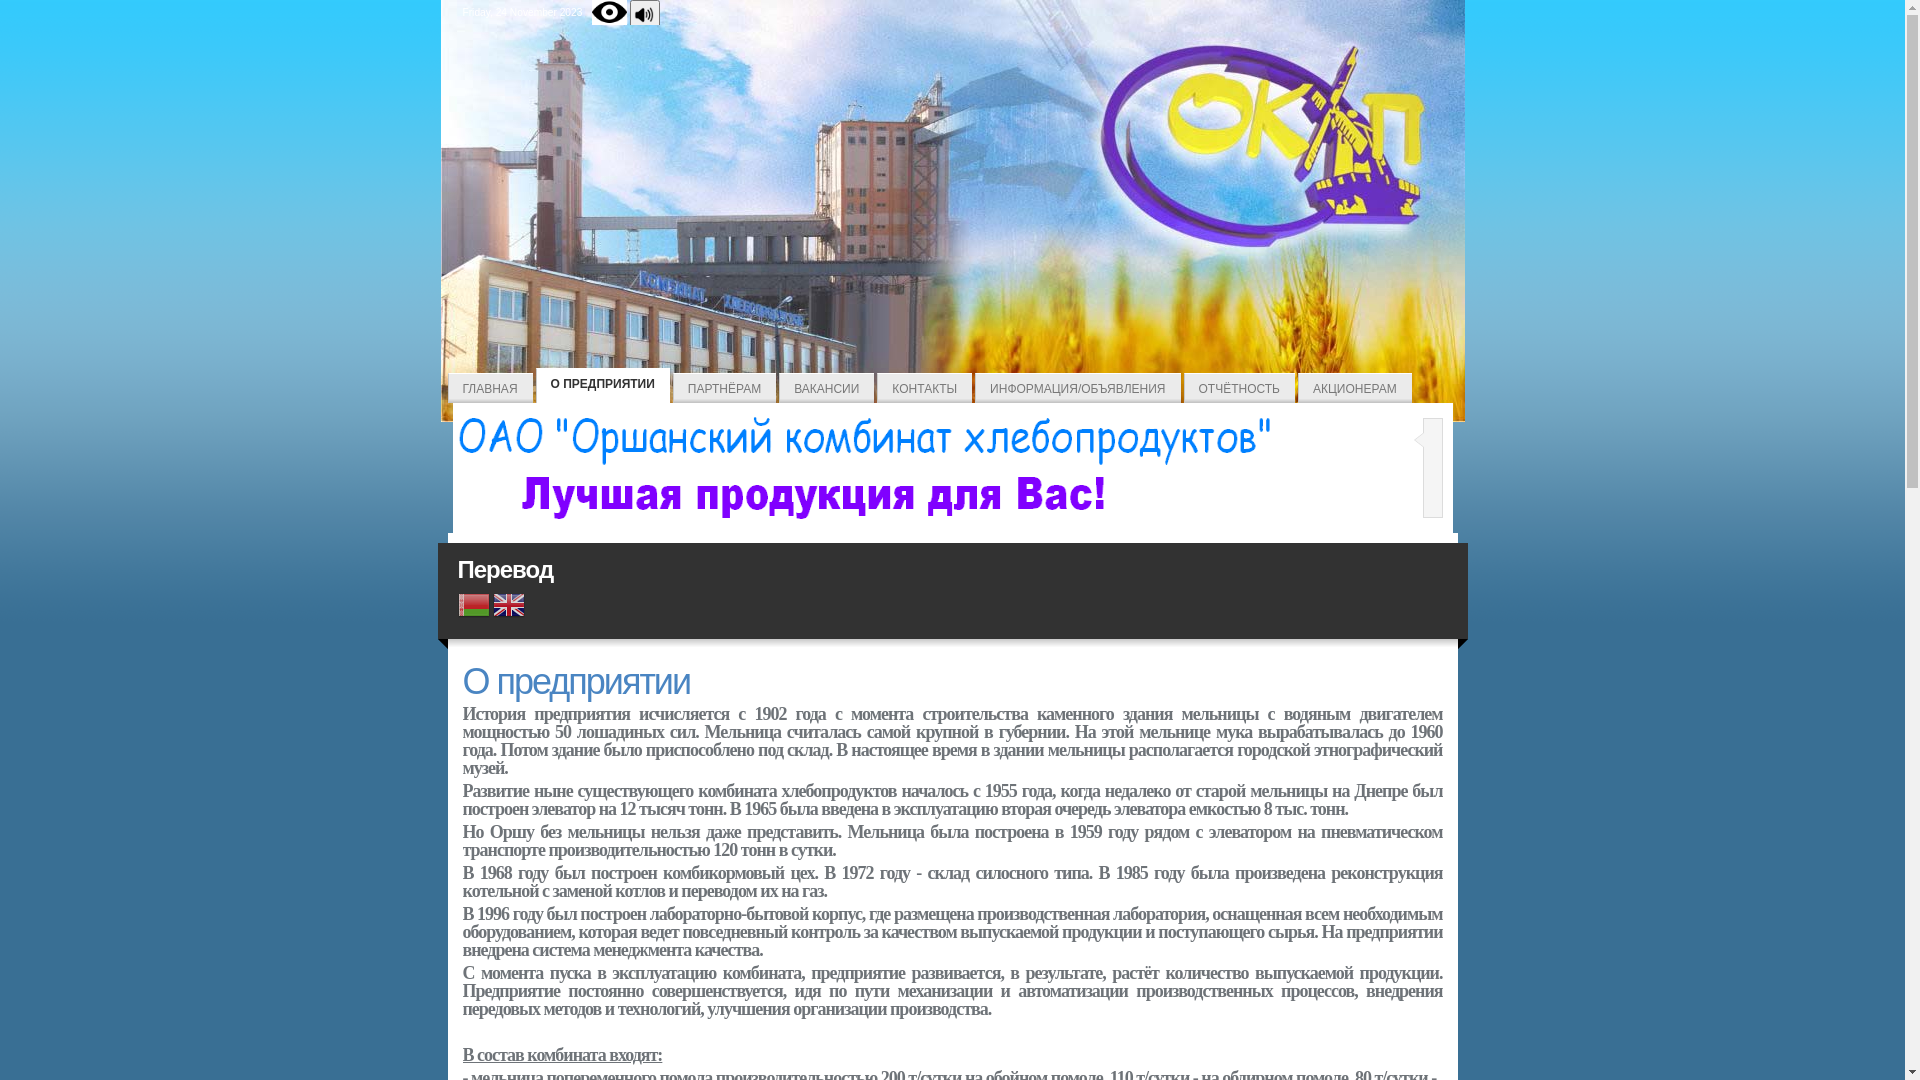 The height and width of the screenshot is (1080, 1920). Describe the element at coordinates (508, 607) in the screenshot. I see `'English'` at that location.